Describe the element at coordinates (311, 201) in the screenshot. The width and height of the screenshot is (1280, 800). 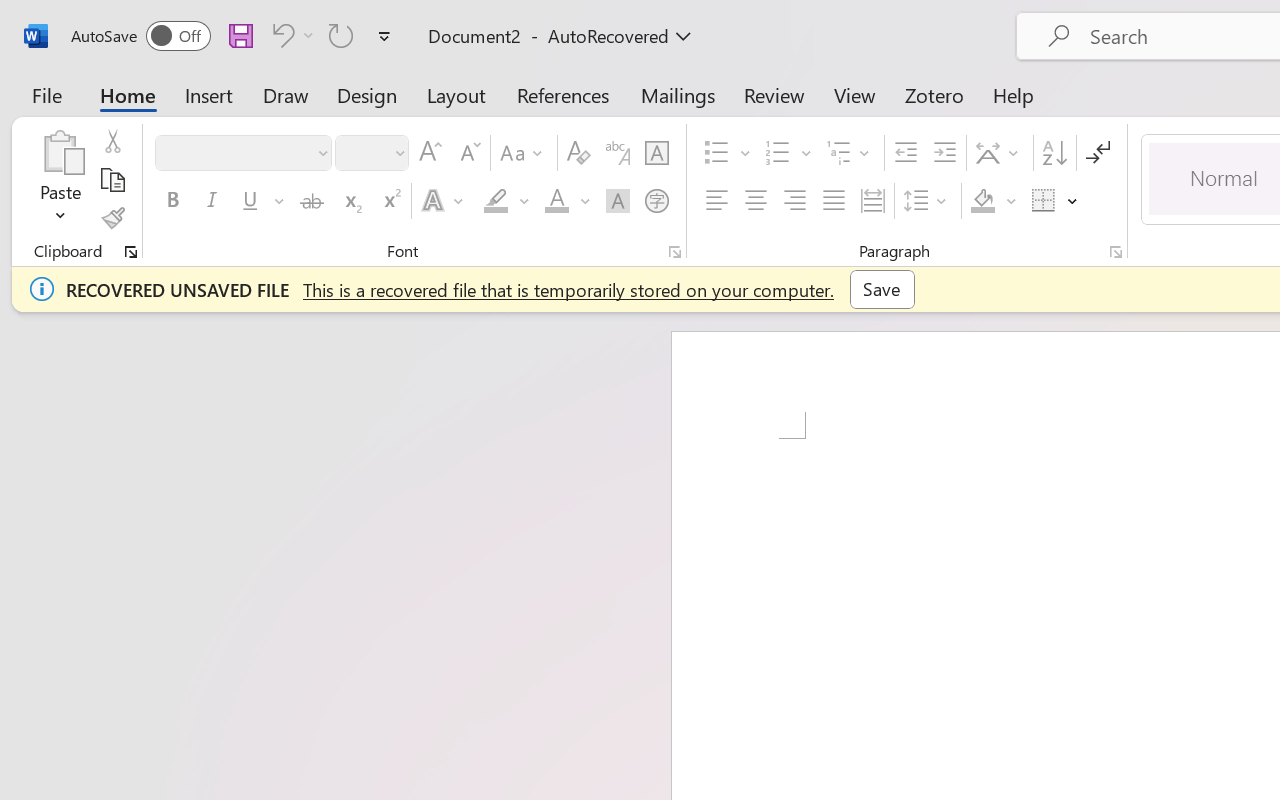
I see `'Strikethrough'` at that location.